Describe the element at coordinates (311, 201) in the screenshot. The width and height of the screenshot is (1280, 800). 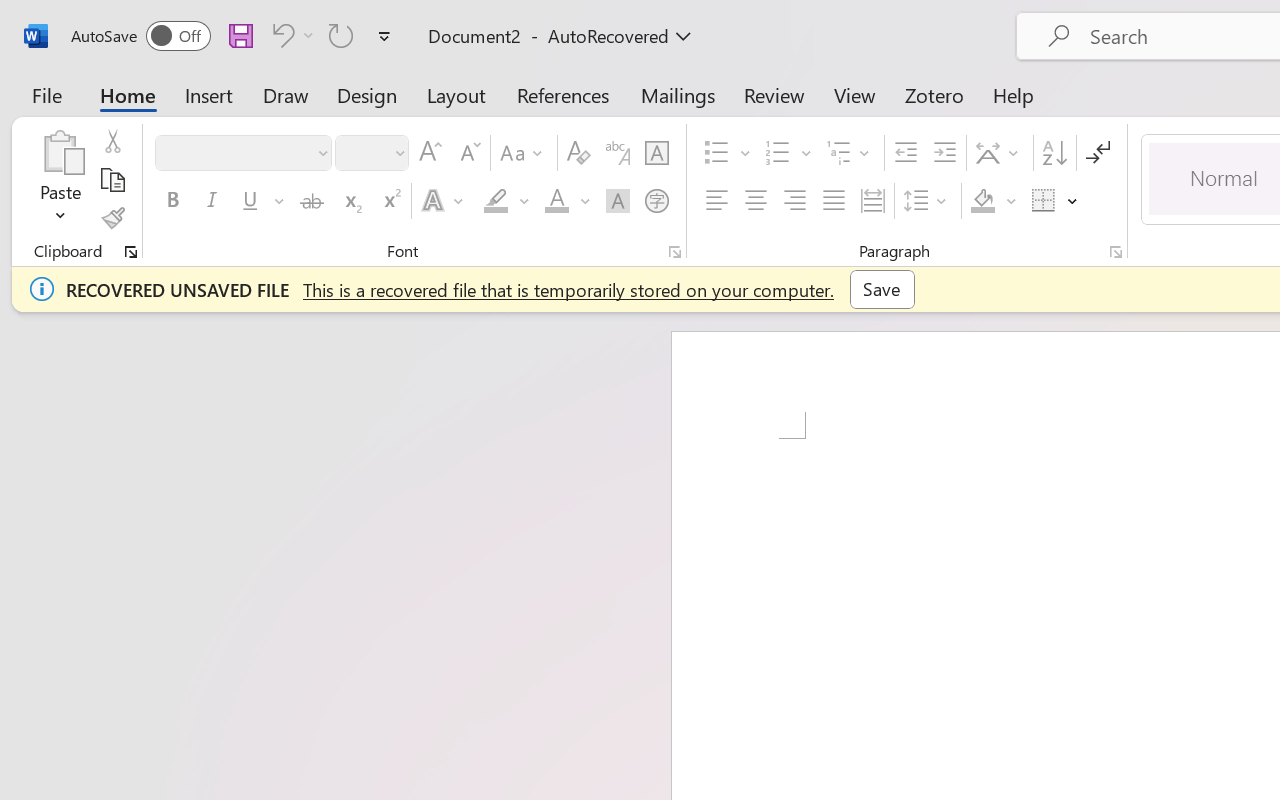
I see `'Strikethrough'` at that location.